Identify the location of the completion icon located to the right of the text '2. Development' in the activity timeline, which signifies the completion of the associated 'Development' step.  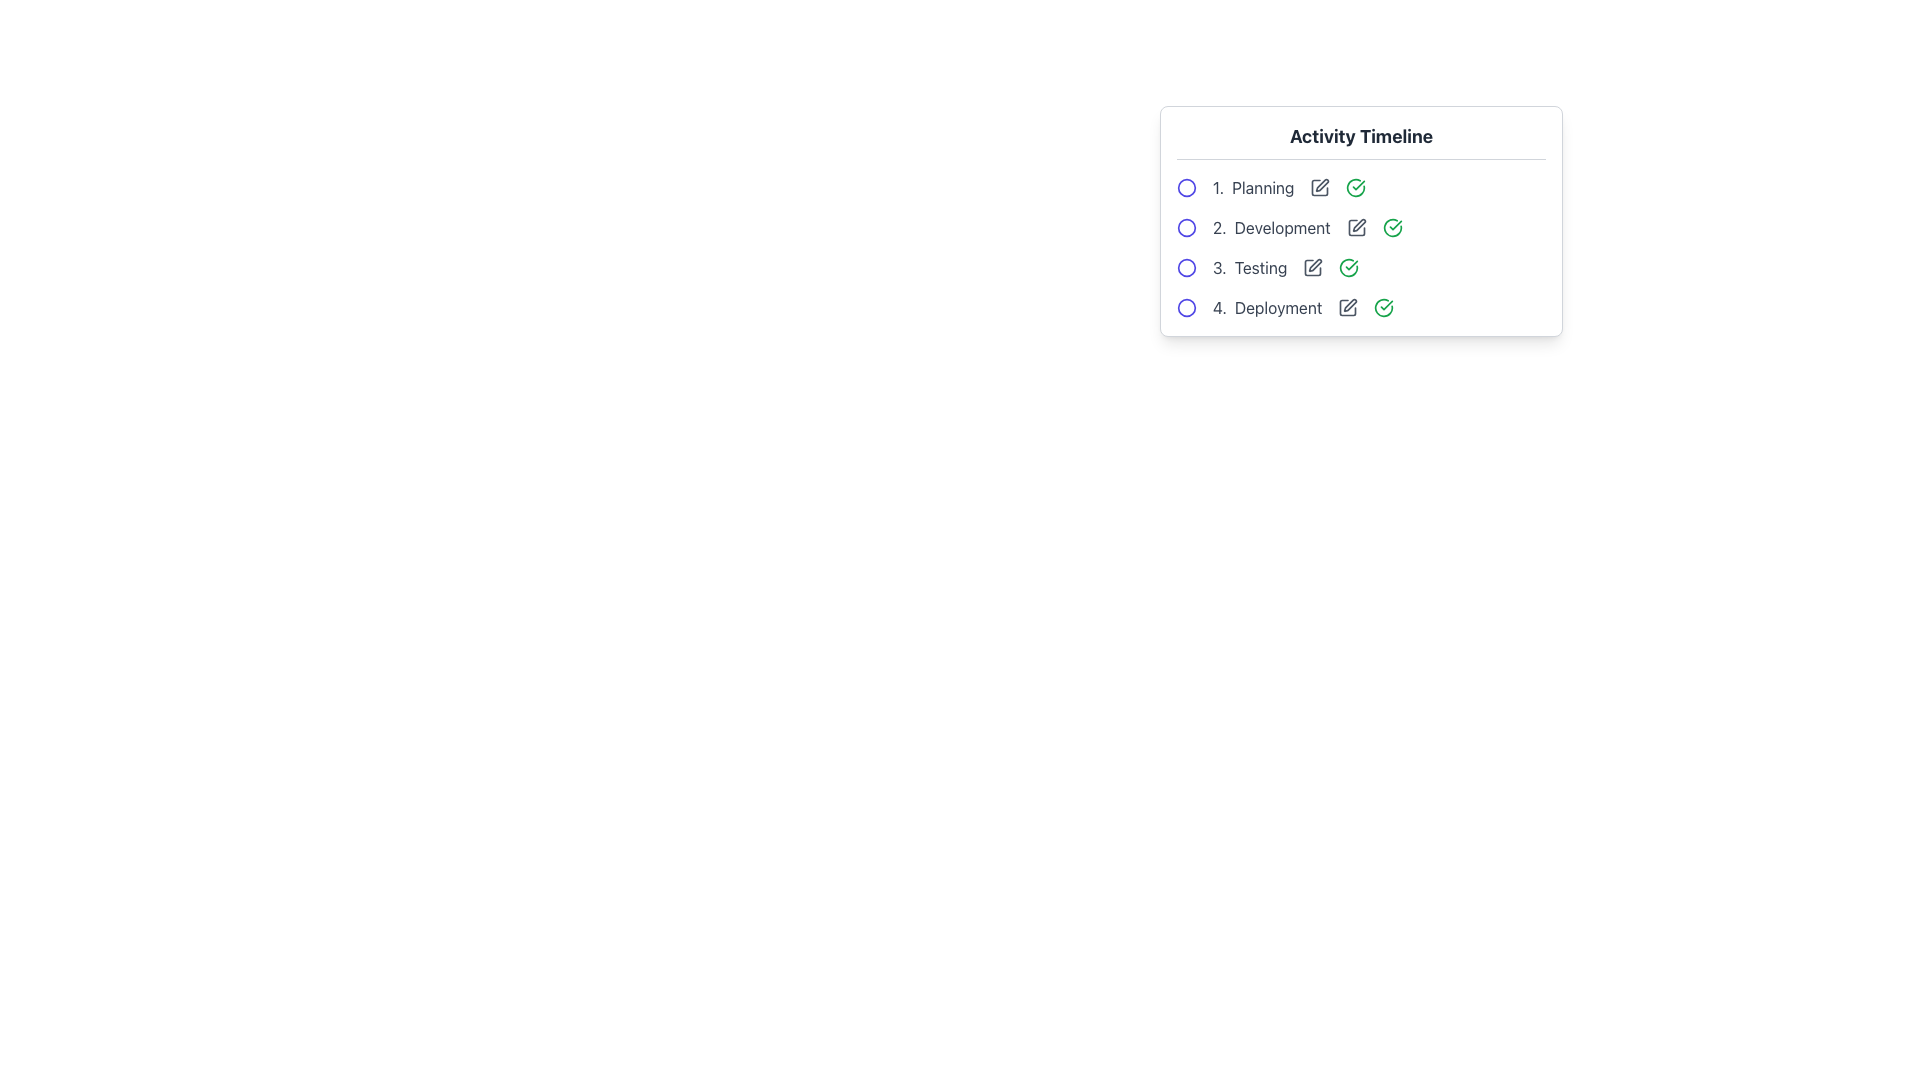
(1391, 226).